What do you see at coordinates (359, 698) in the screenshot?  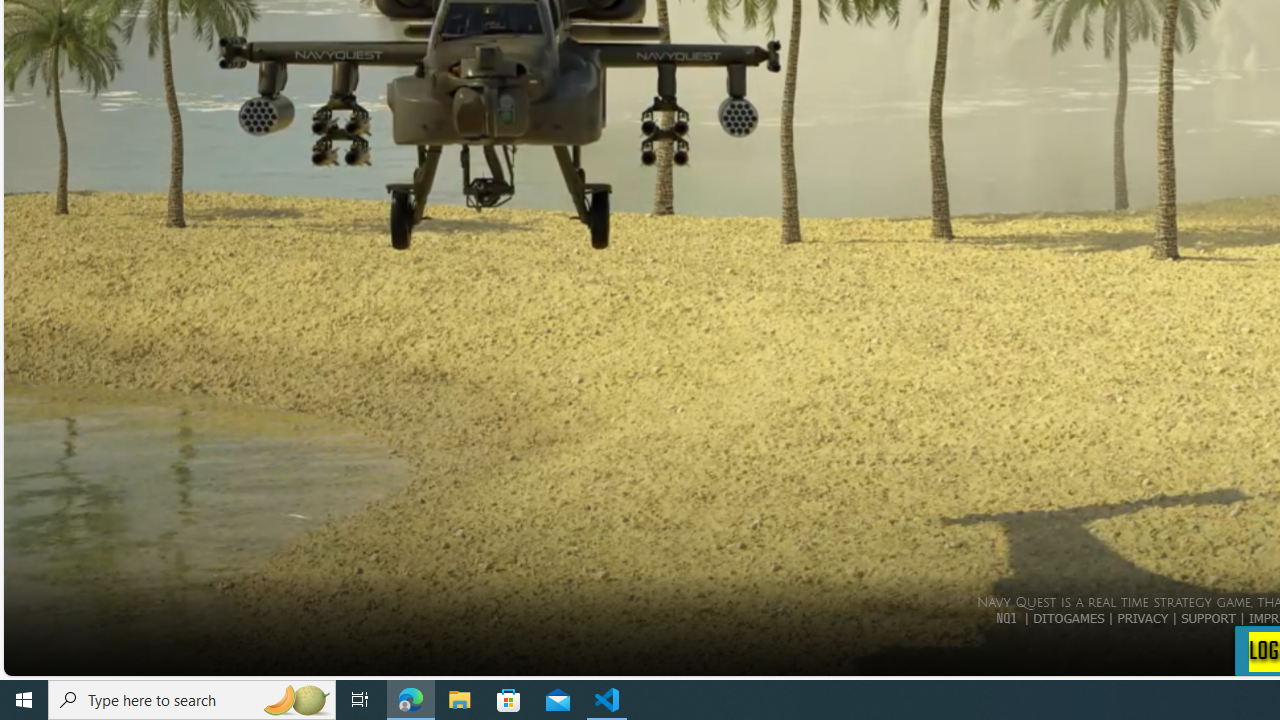 I see `'Task View'` at bounding box center [359, 698].